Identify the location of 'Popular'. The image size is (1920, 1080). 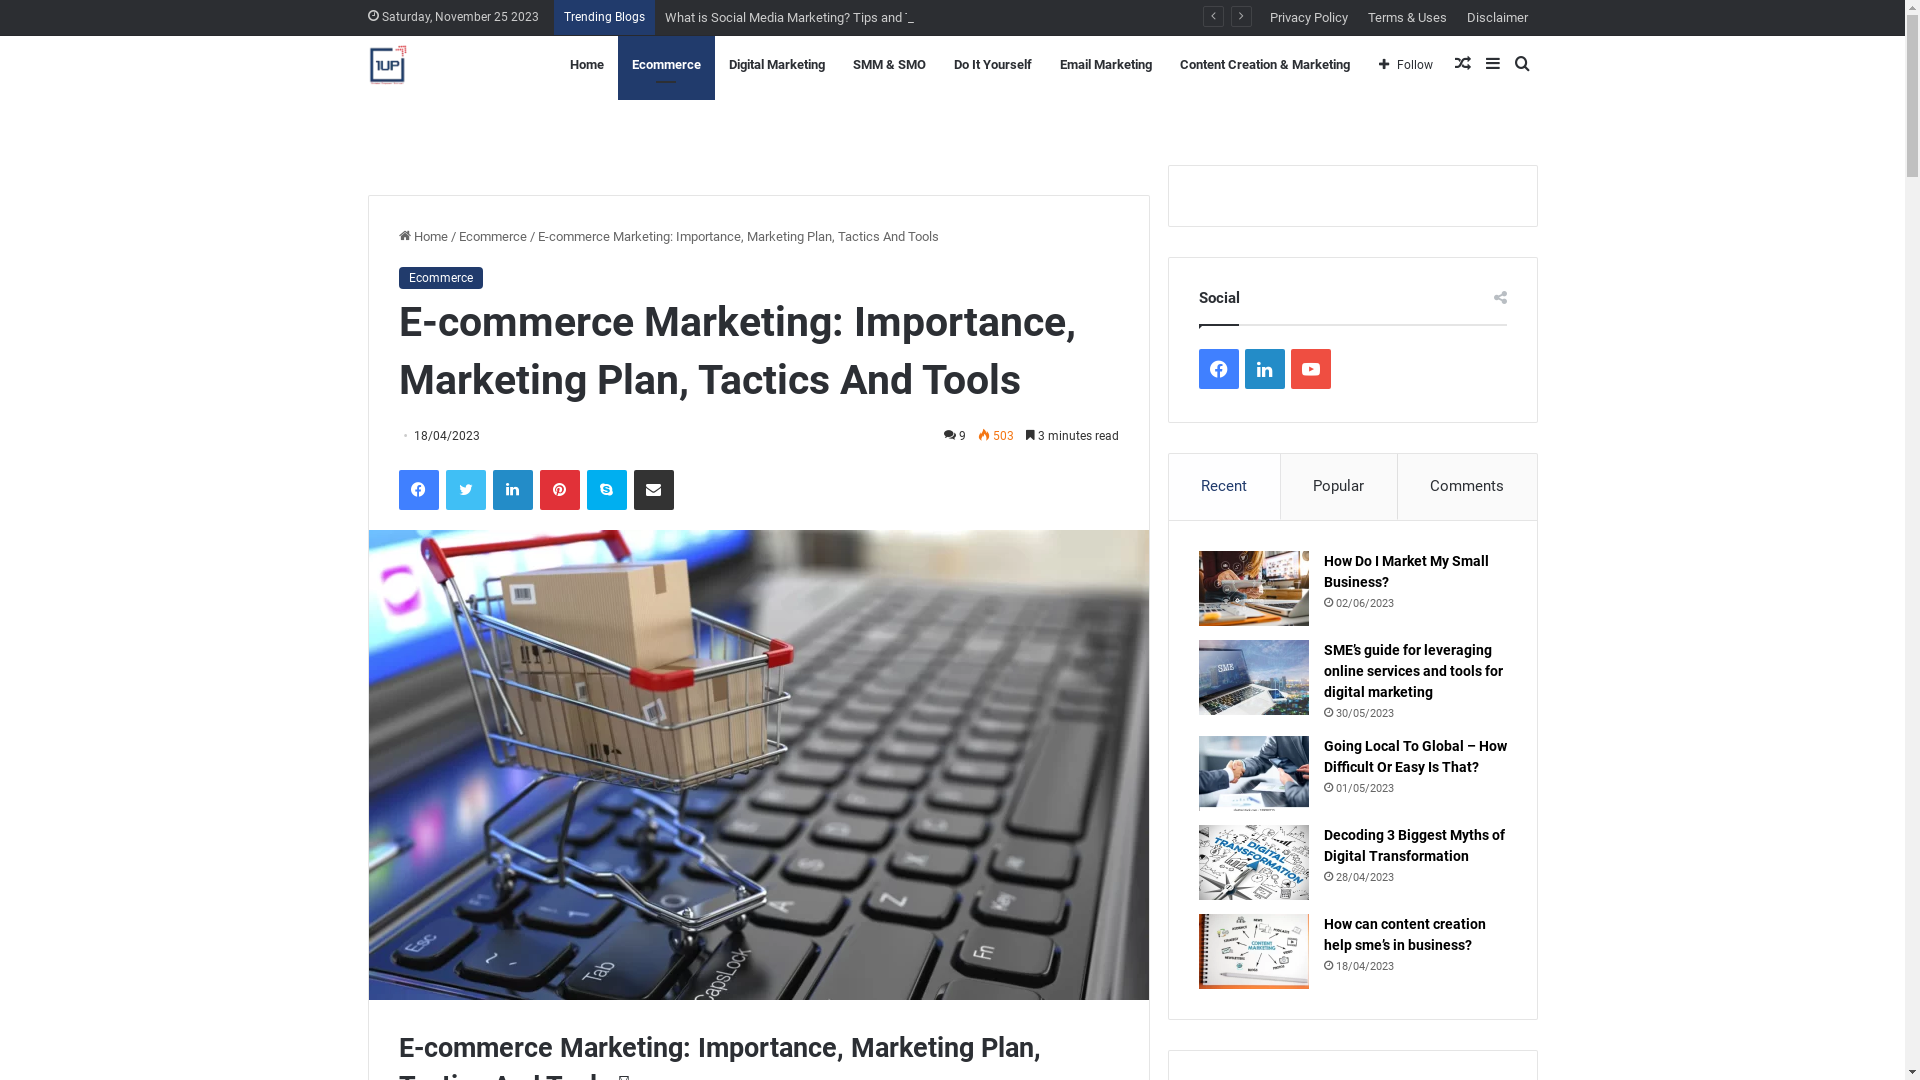
(1281, 486).